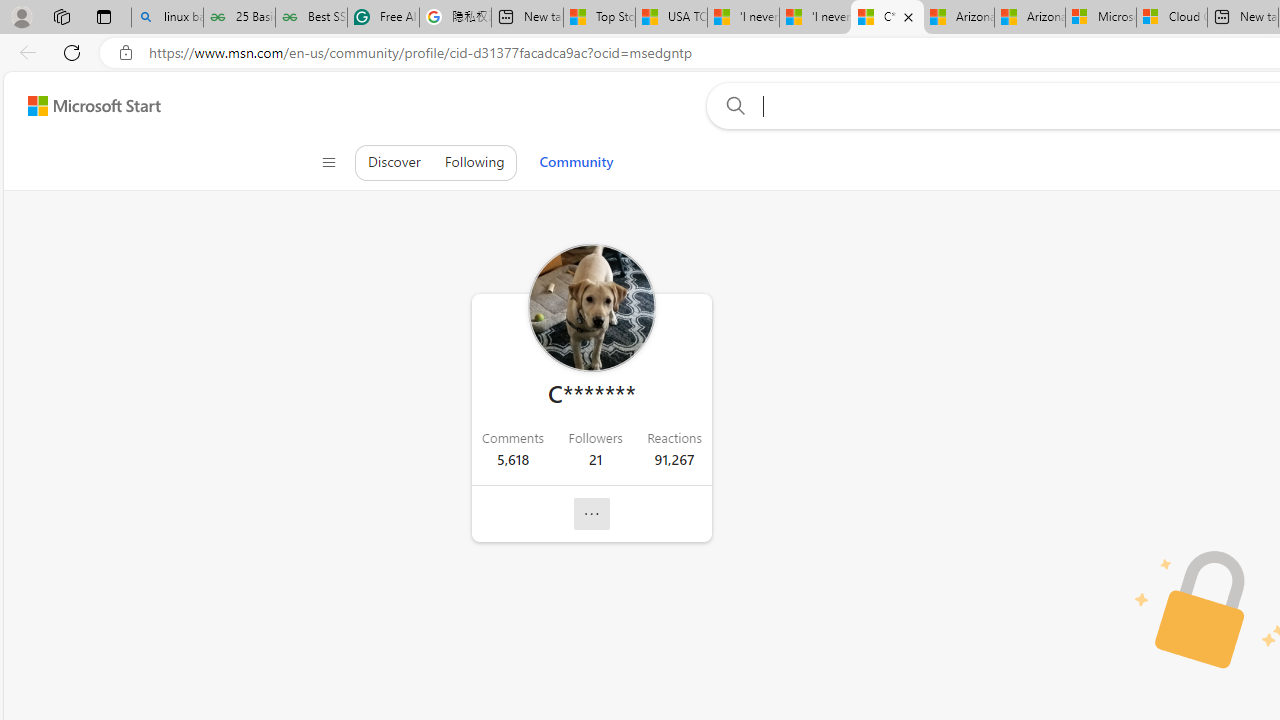  I want to click on 'C******* | Trusted Community Engagement and Contributions', so click(886, 17).